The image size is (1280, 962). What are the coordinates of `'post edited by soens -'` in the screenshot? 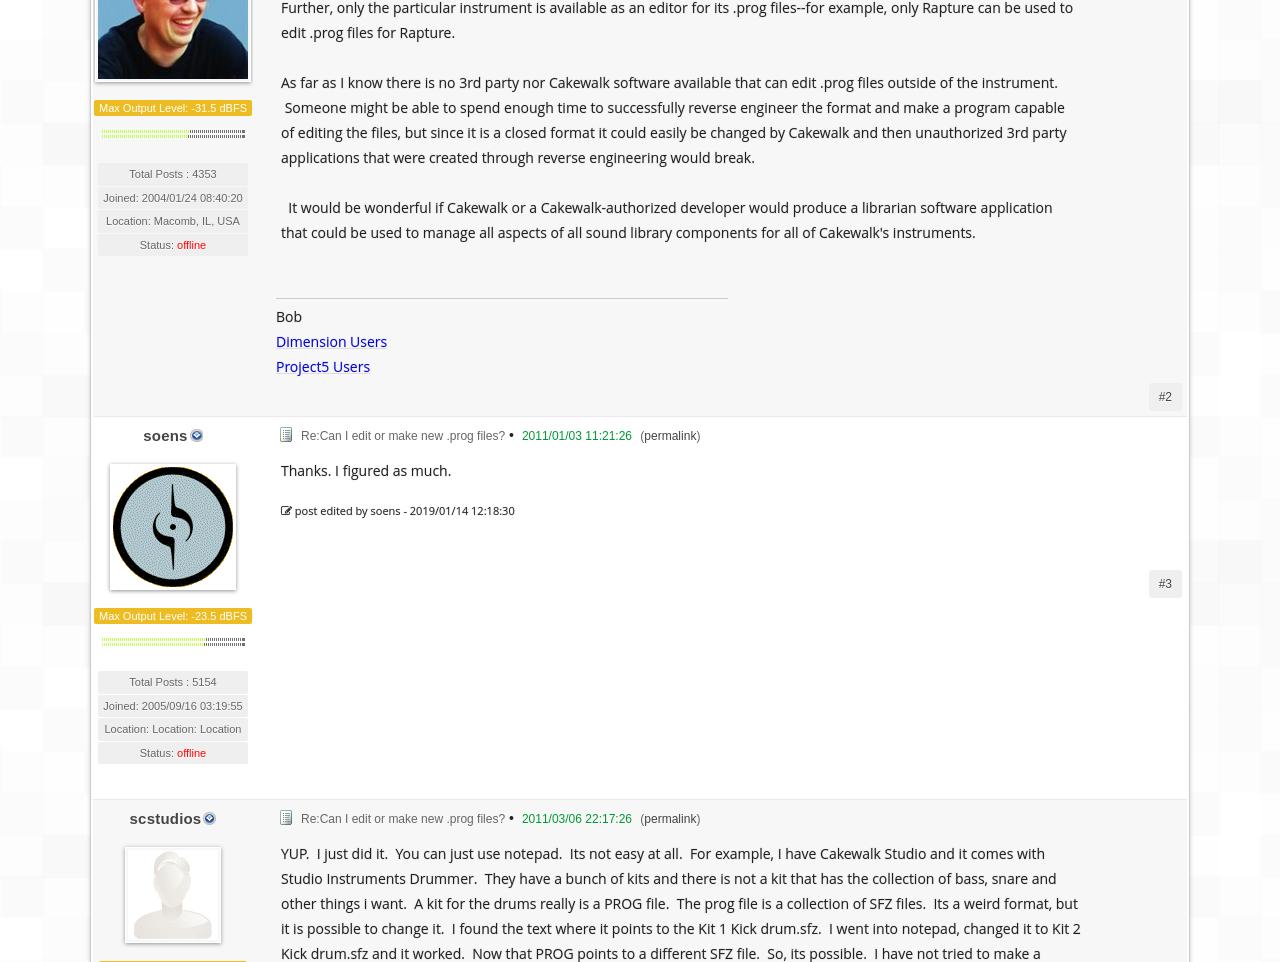 It's located at (290, 509).